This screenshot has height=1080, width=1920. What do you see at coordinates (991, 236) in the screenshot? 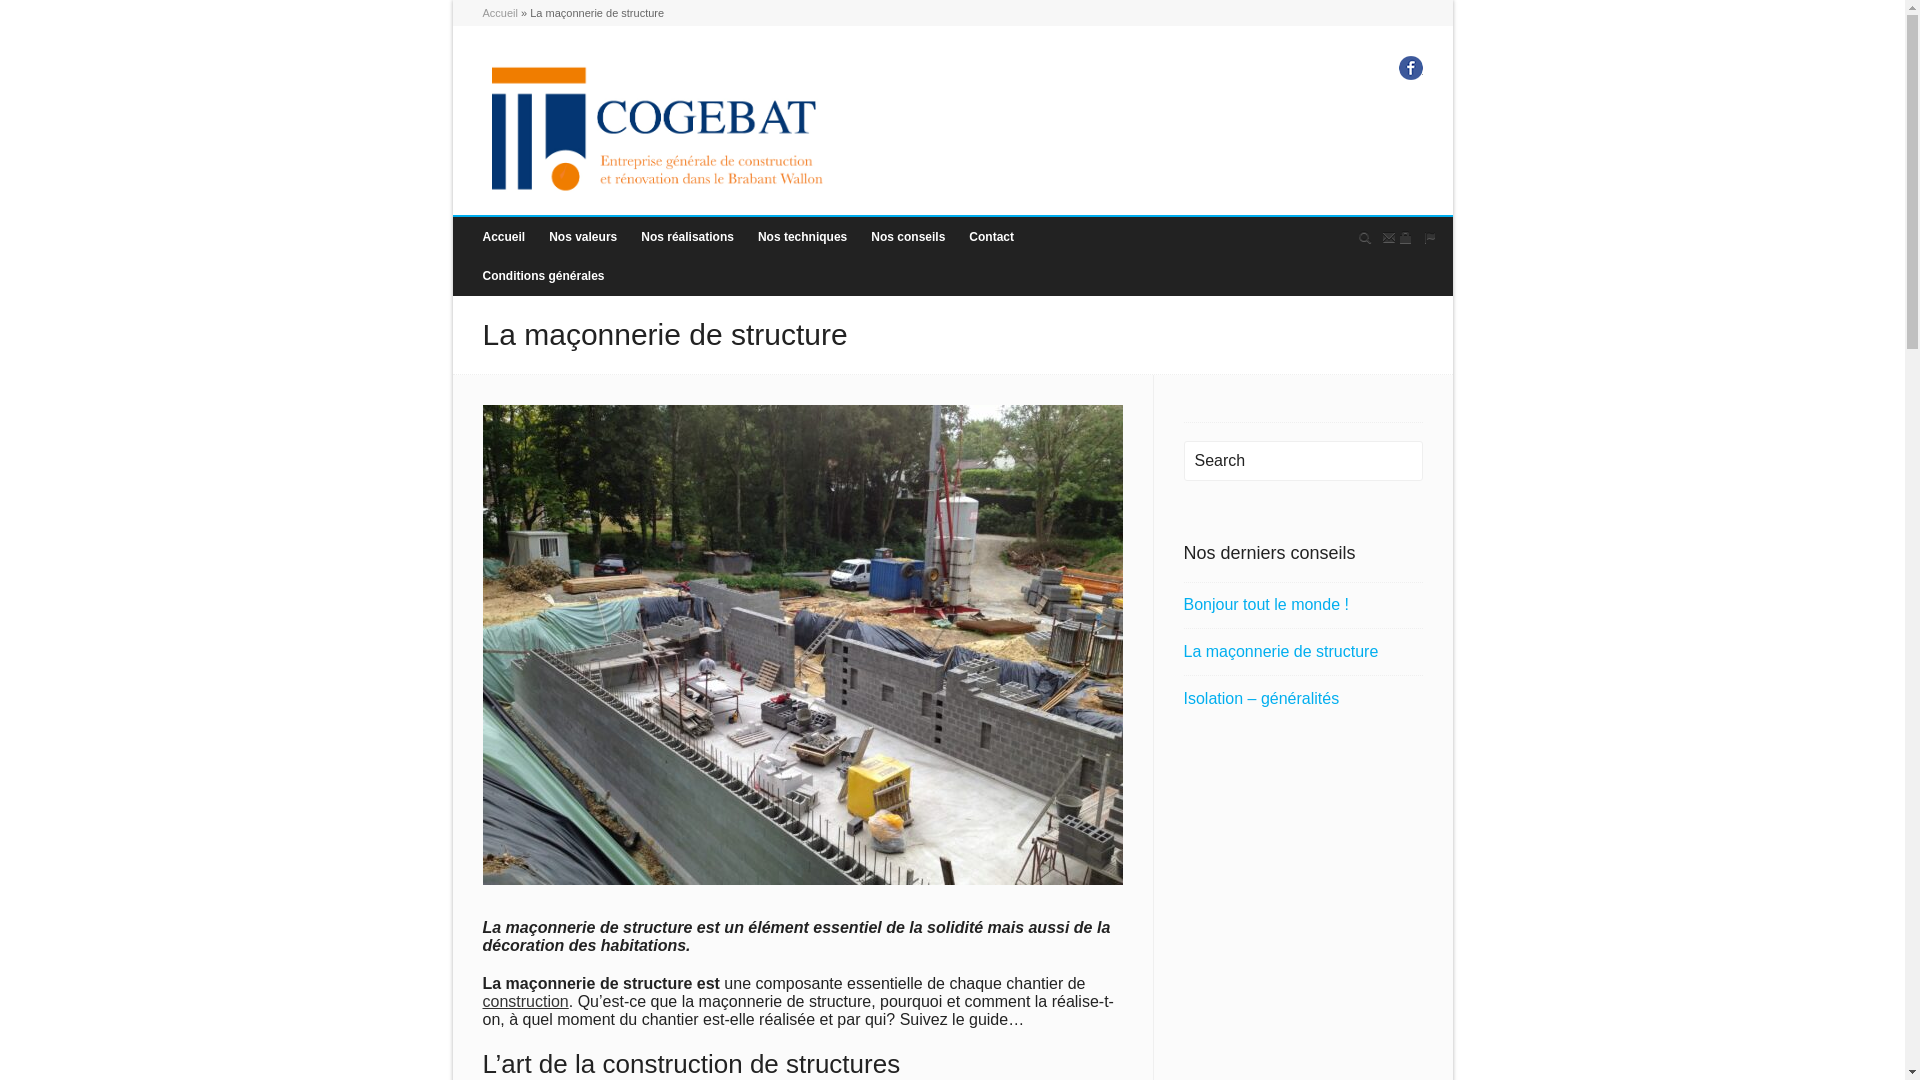
I see `'Contact'` at bounding box center [991, 236].